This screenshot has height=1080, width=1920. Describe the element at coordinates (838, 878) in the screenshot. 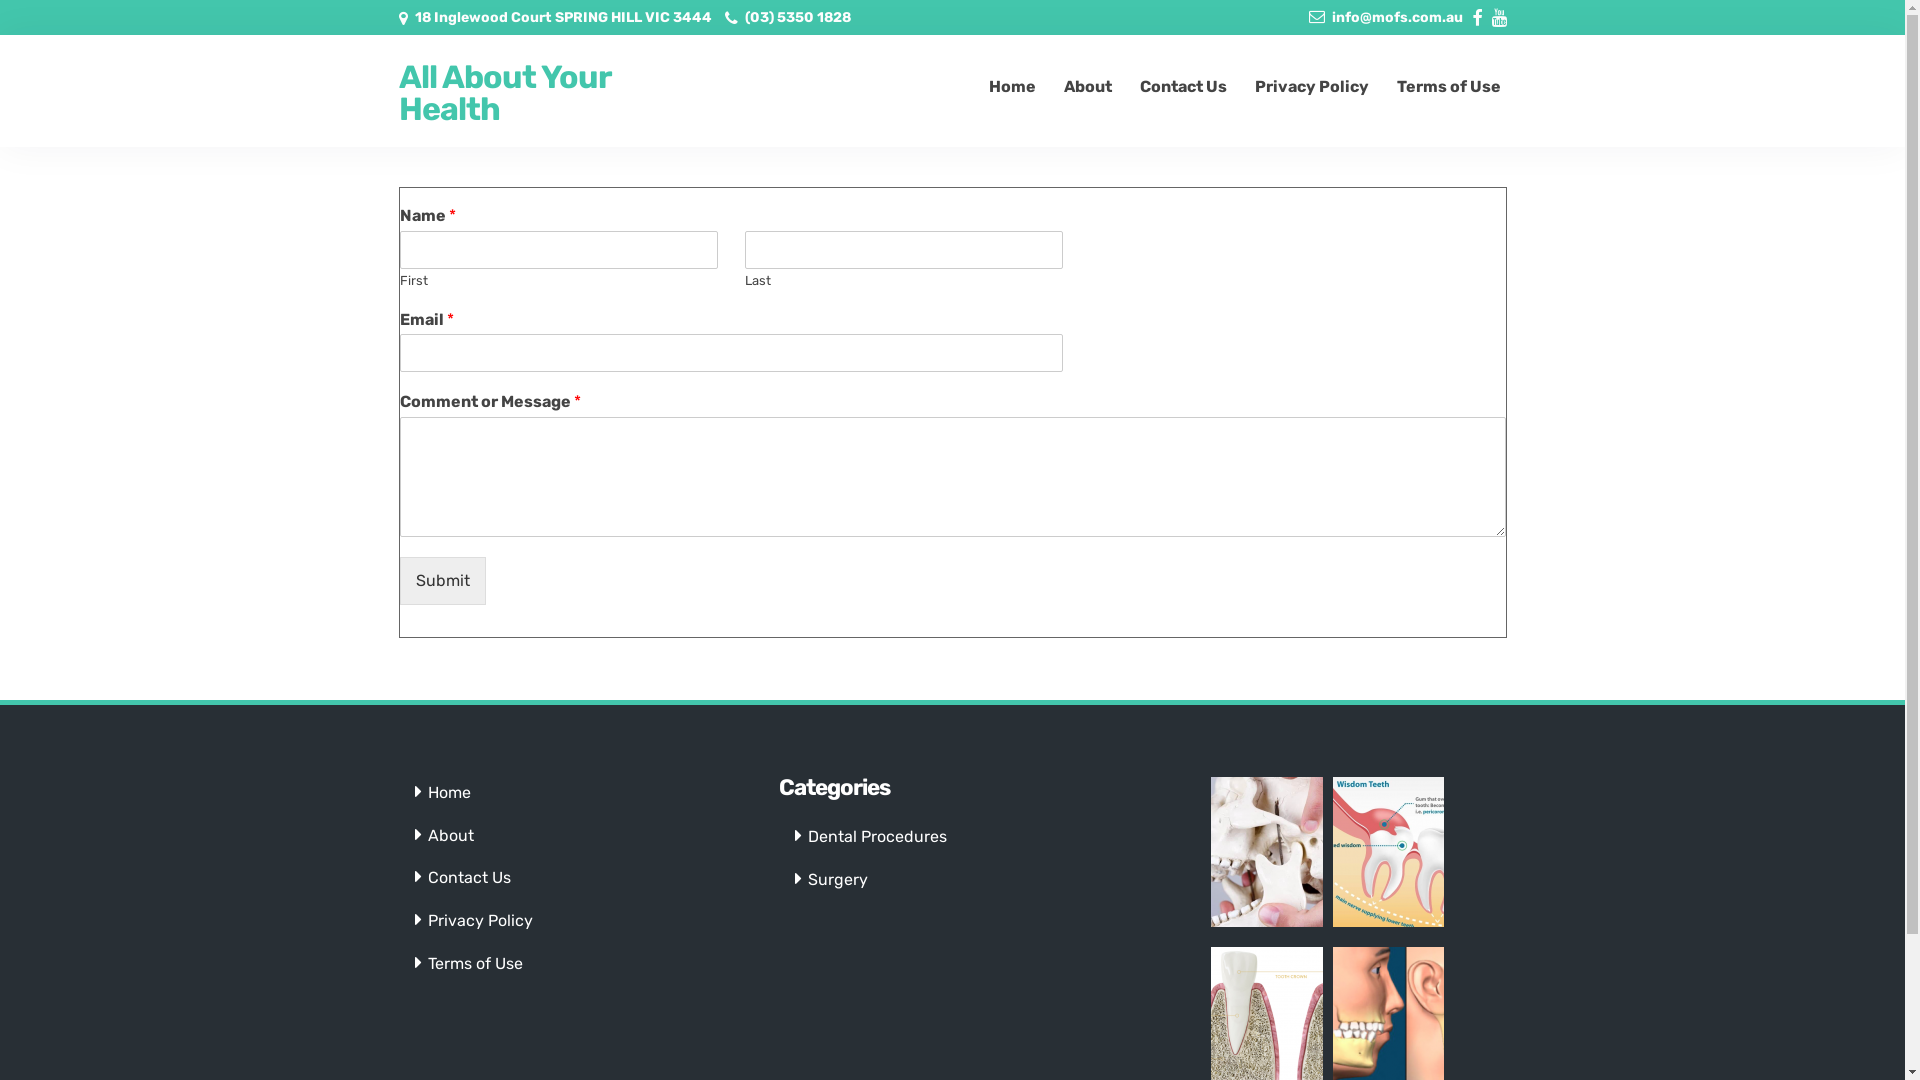

I see `'Surgery'` at that location.